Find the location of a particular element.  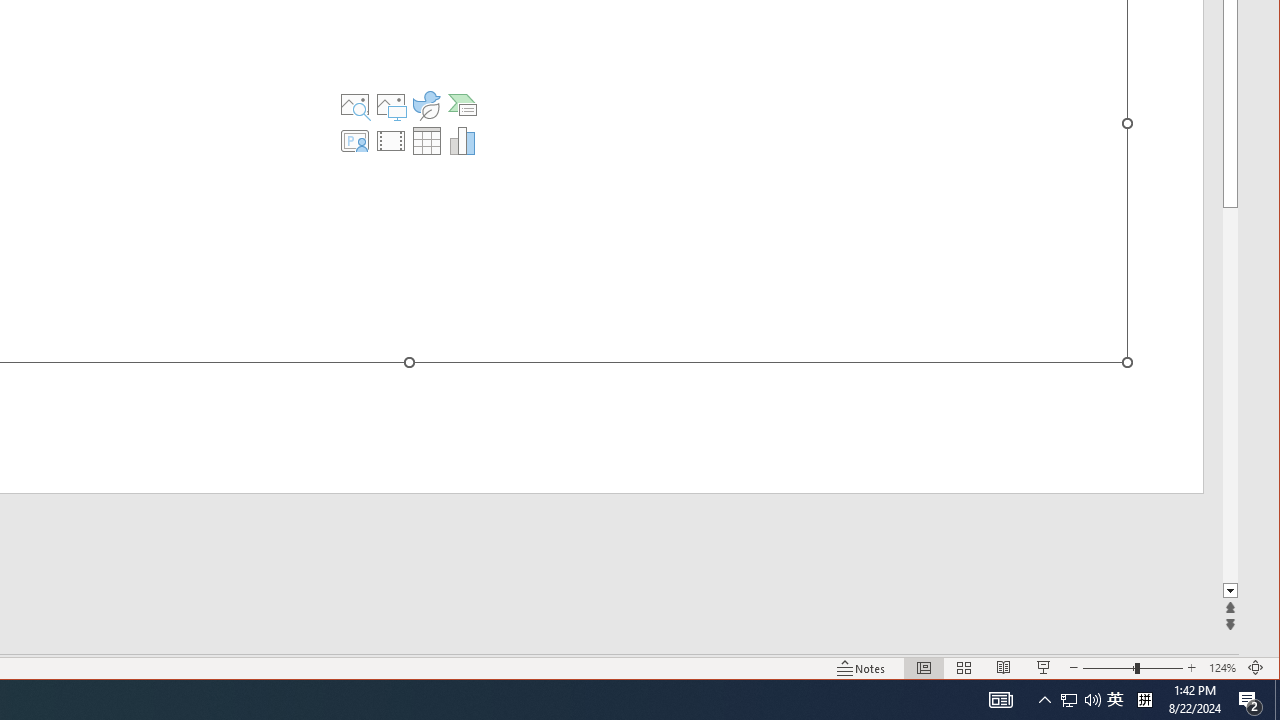

'Insert Table' is located at coordinates (425, 140).